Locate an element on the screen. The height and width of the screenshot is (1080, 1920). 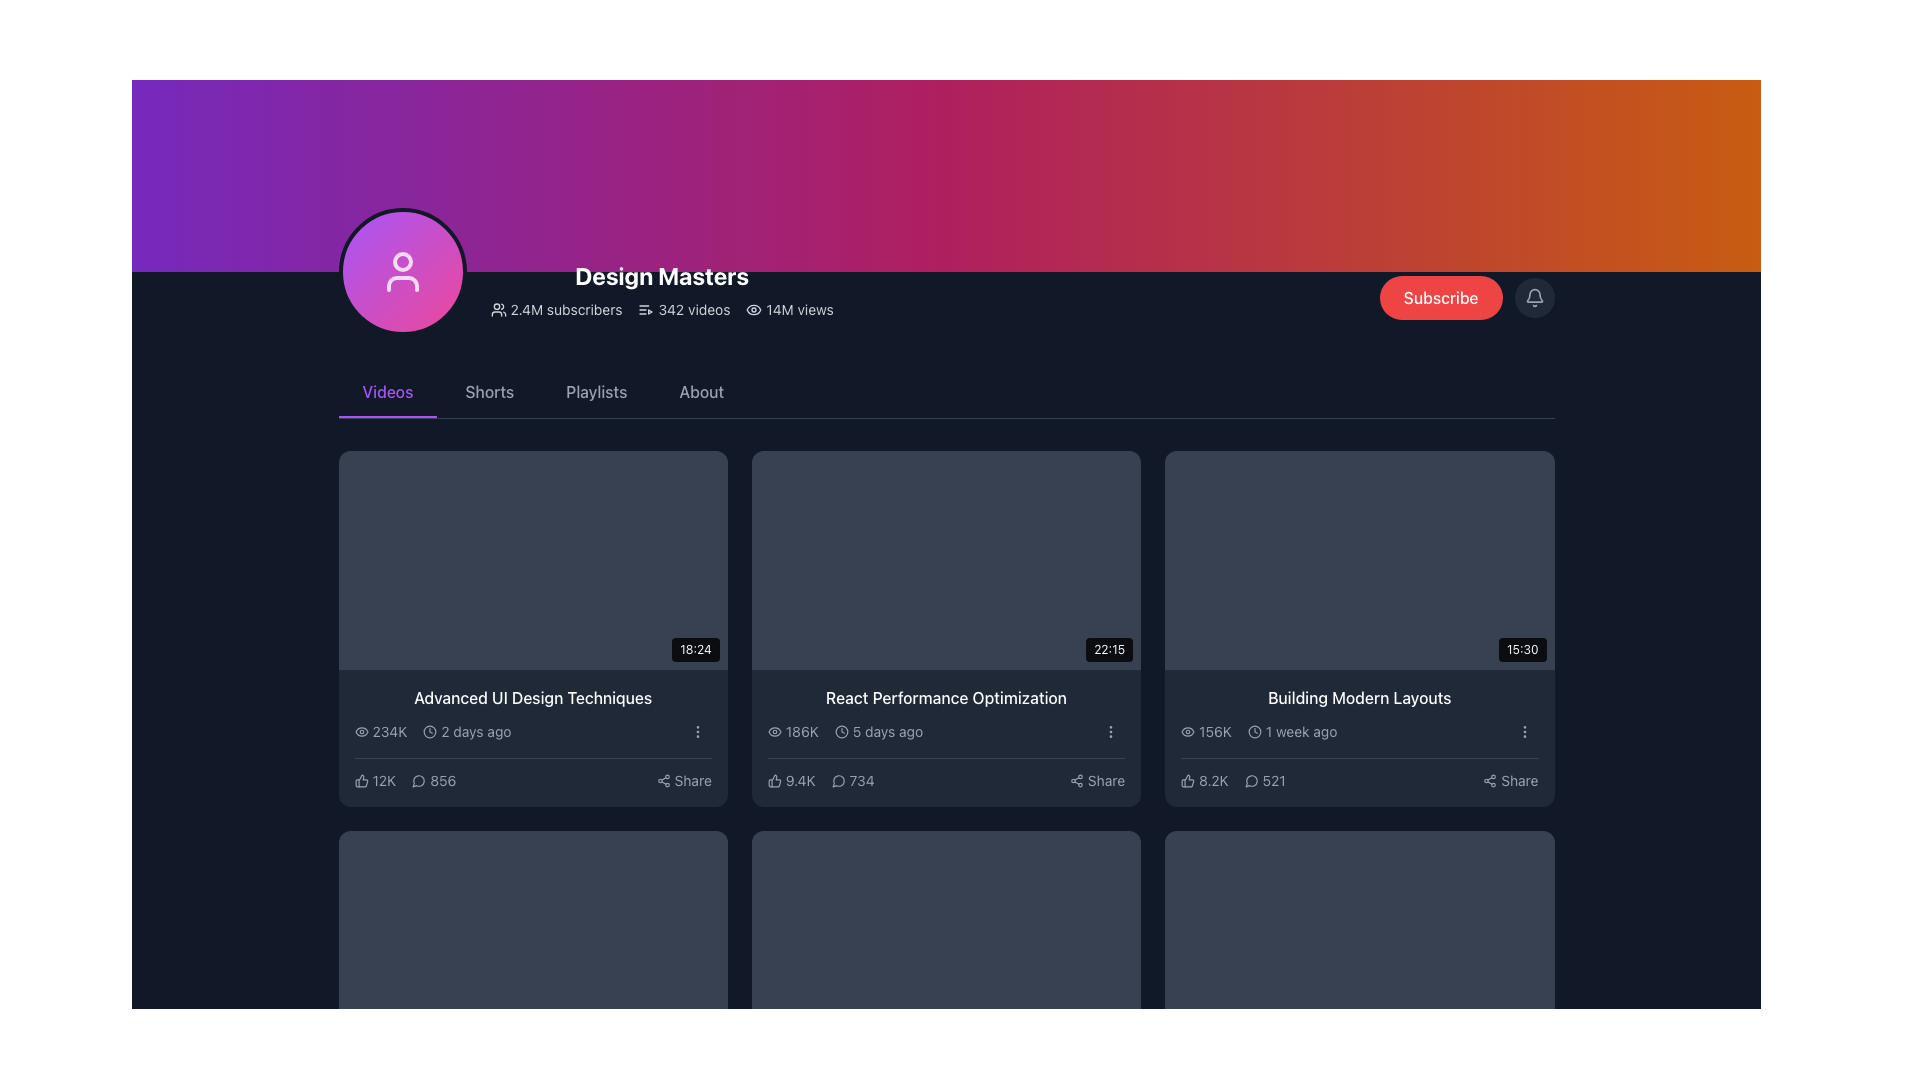
time displayed on the small black rectangular badge with rounded corners showing '15:30', located at the bottom-right edge of the video thumbnail titled 'Building Modern Layouts' is located at coordinates (1521, 650).